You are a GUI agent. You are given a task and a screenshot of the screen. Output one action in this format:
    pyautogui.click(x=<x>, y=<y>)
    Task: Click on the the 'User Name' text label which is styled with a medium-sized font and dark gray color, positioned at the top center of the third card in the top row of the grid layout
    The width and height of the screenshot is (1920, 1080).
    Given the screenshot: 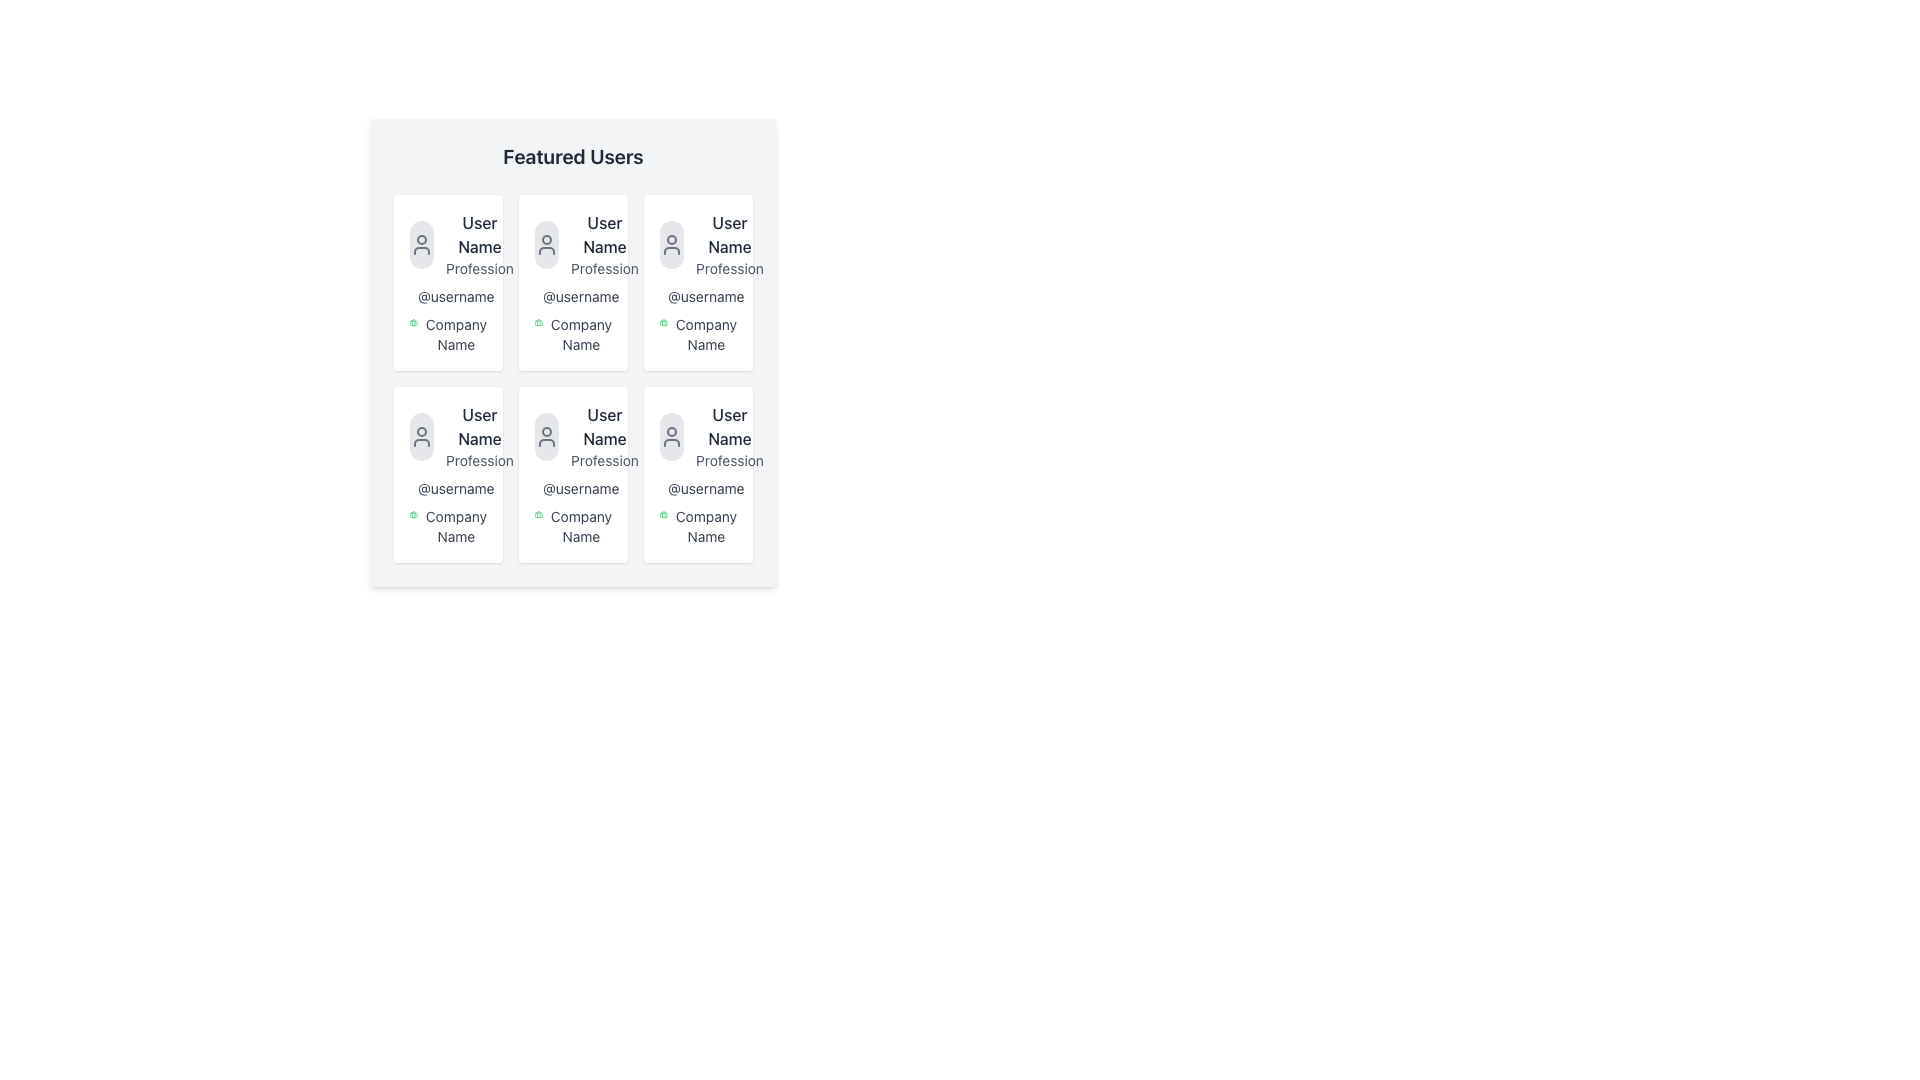 What is the action you would take?
    pyautogui.click(x=728, y=234)
    